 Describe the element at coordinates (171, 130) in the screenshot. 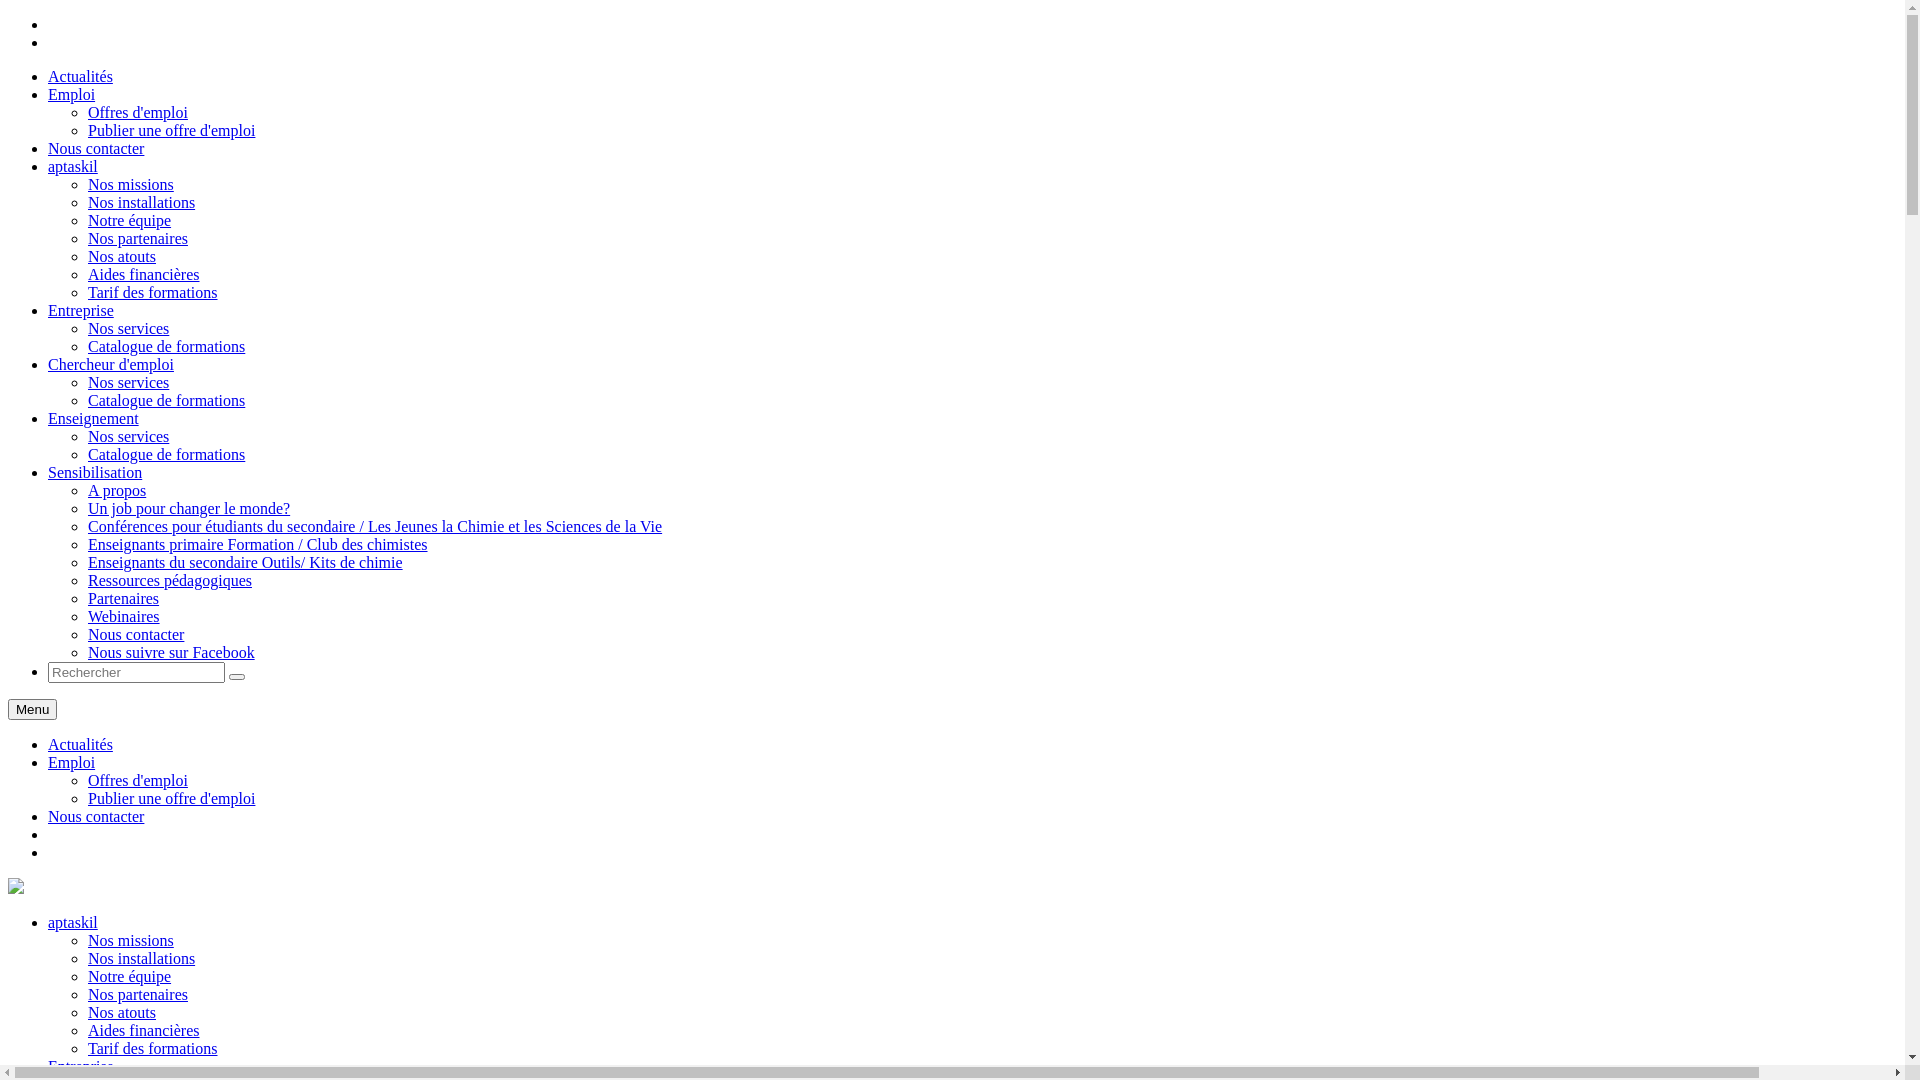

I see `'Publier une offre d'emploi'` at that location.